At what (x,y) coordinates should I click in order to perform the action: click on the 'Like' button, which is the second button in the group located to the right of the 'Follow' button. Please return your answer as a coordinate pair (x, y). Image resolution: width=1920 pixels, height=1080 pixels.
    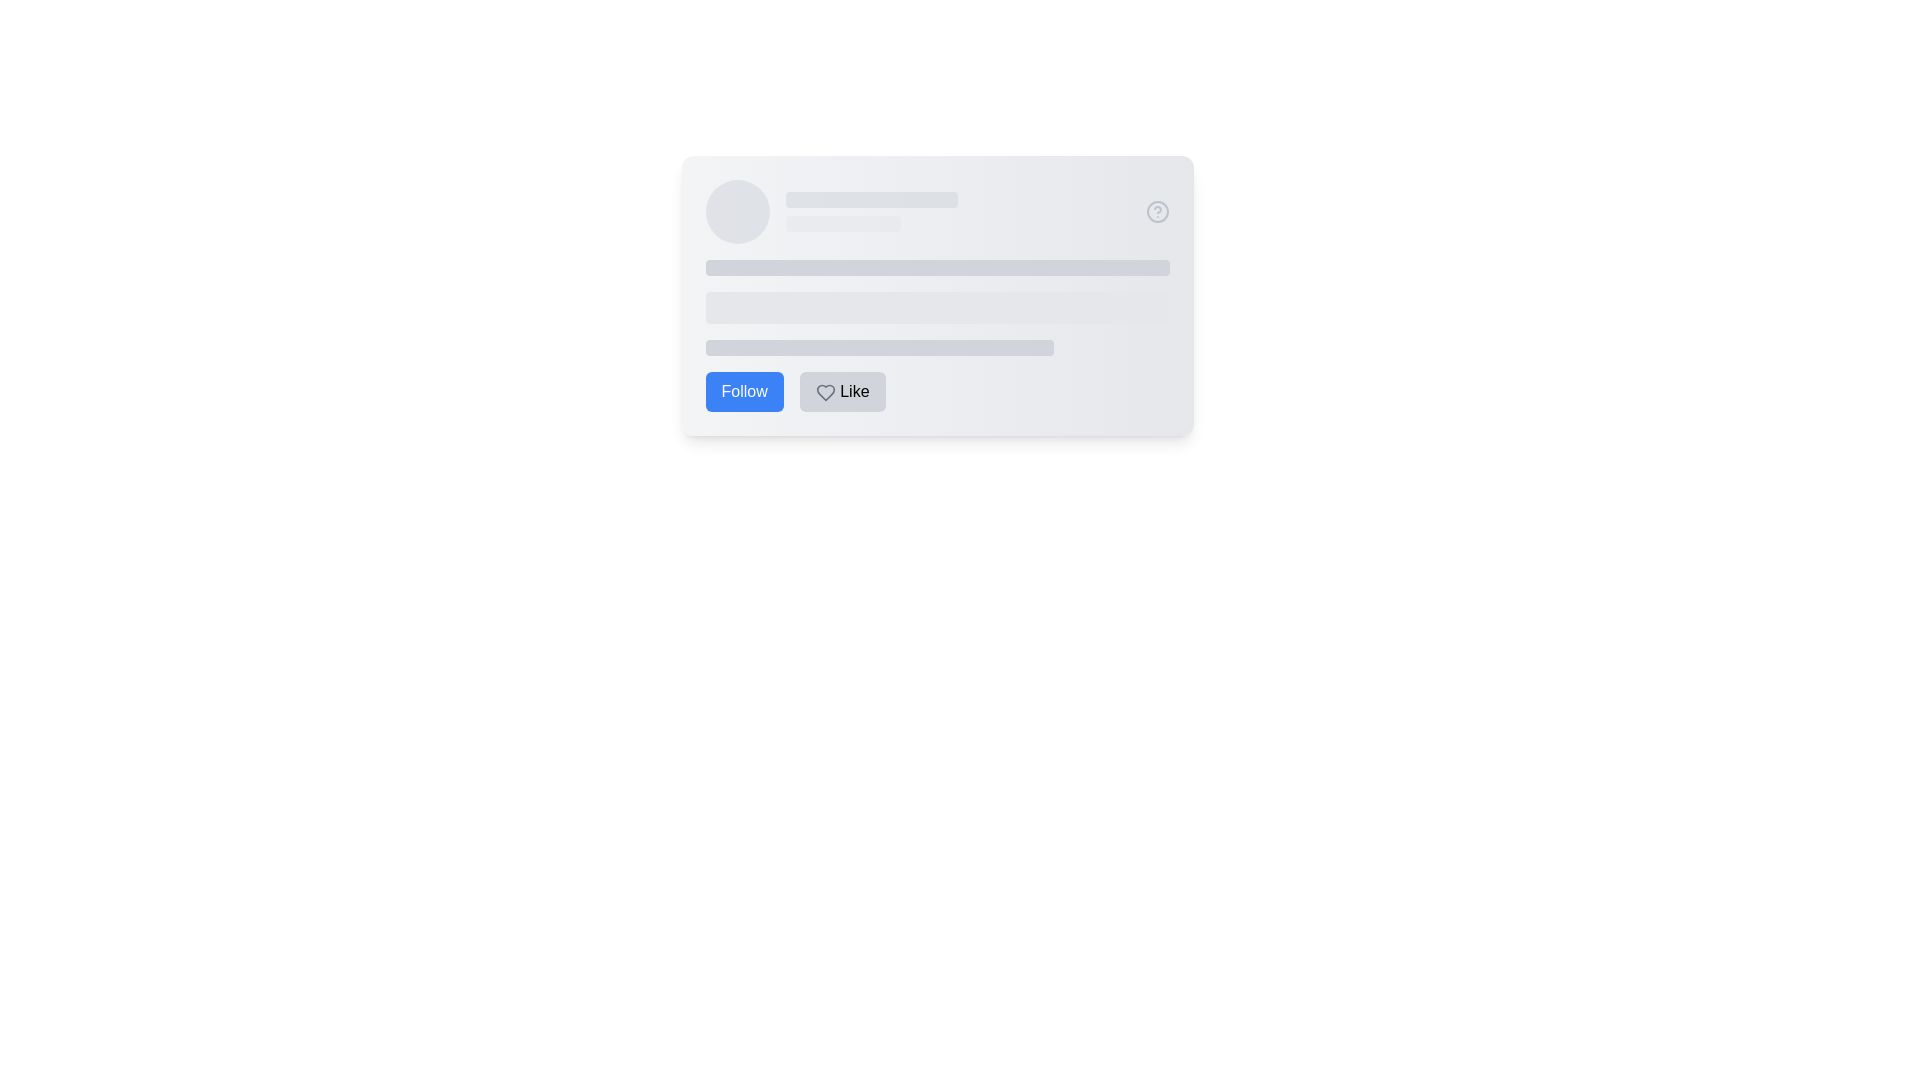
    Looking at the image, I should click on (842, 392).